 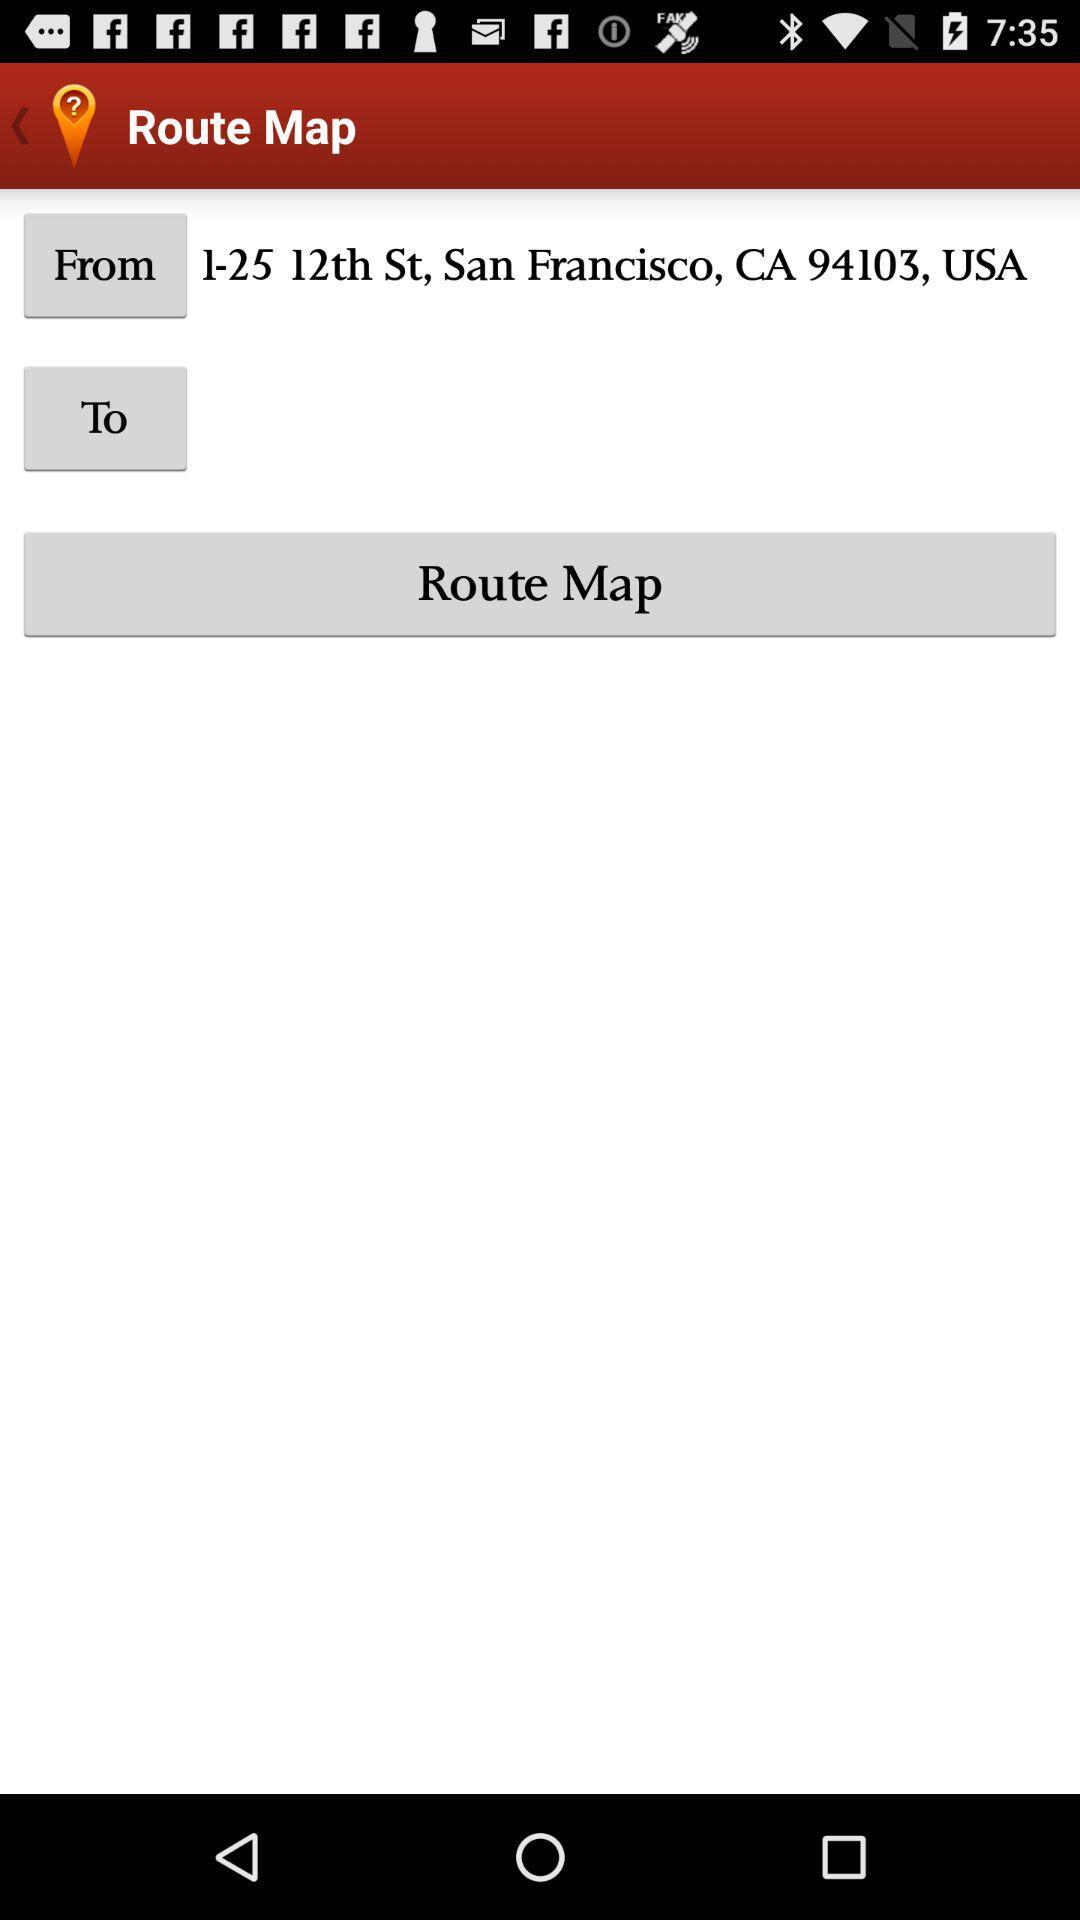 What do you see at coordinates (105, 264) in the screenshot?
I see `the from icon` at bounding box center [105, 264].